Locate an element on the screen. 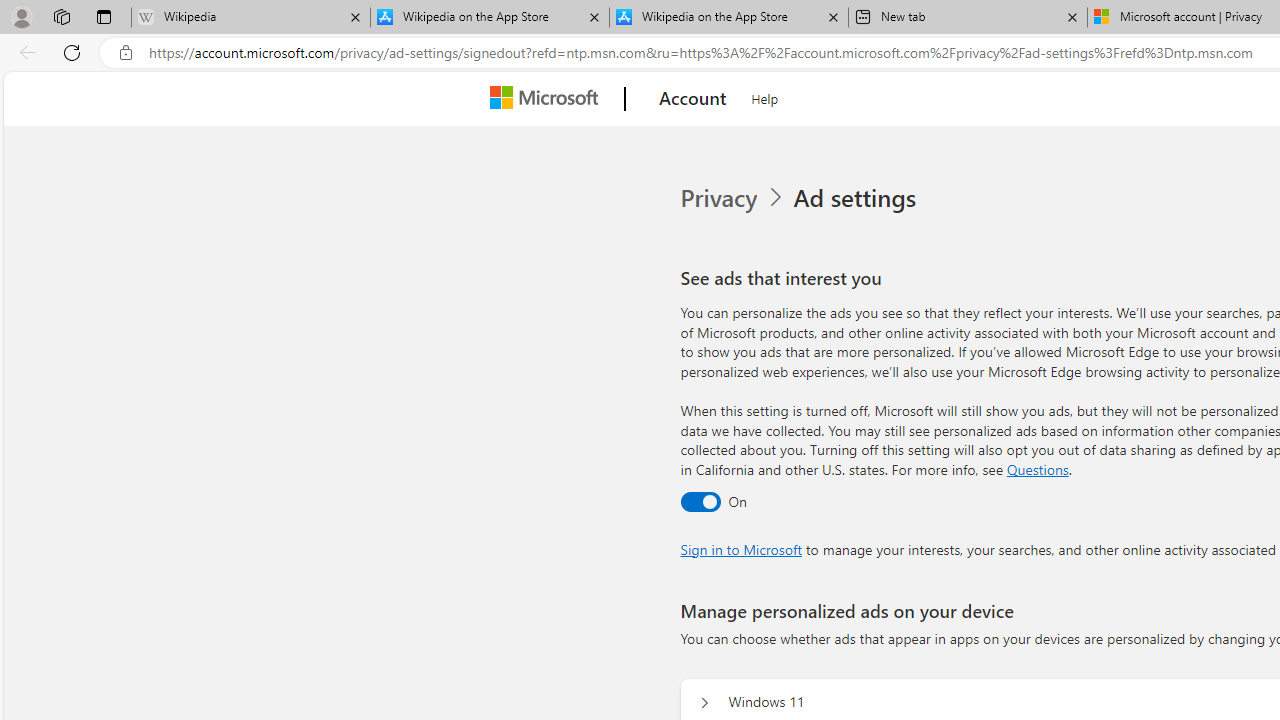 This screenshot has height=720, width=1280. 'Go to Questions section' is located at coordinates (1037, 469).